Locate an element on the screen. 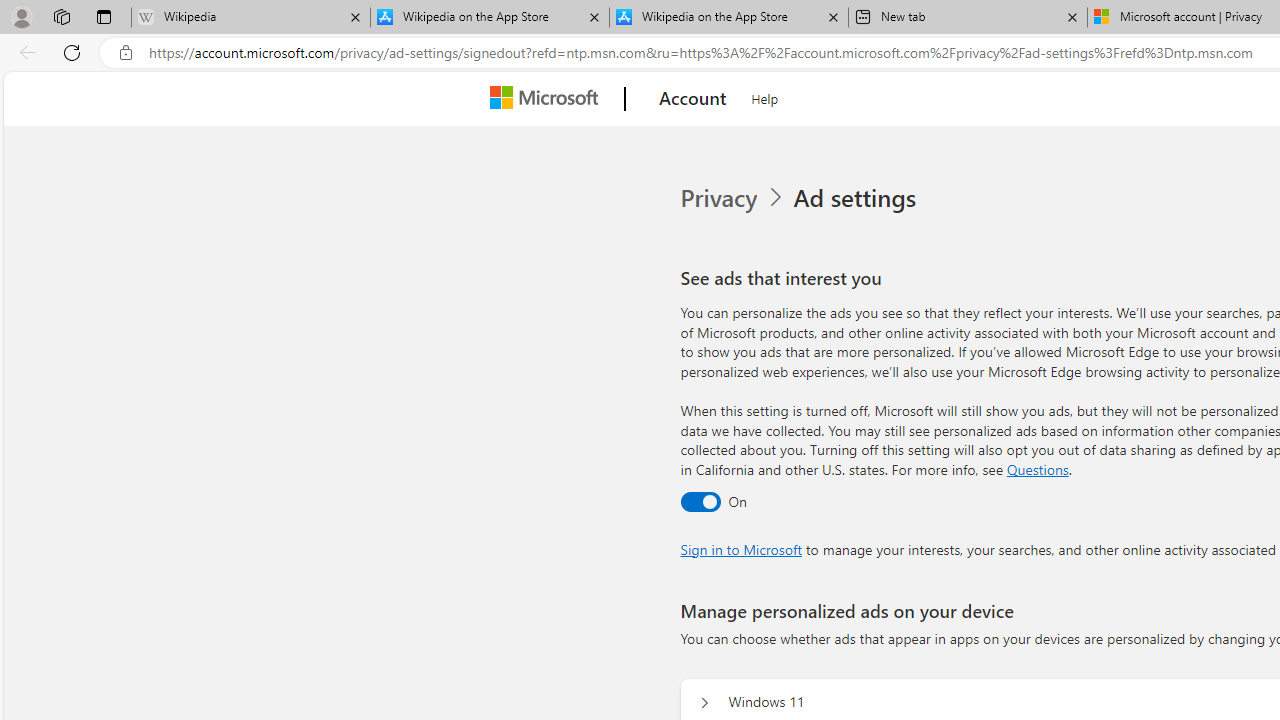 This screenshot has height=720, width=1280. 'Go to Questions section' is located at coordinates (1037, 469).